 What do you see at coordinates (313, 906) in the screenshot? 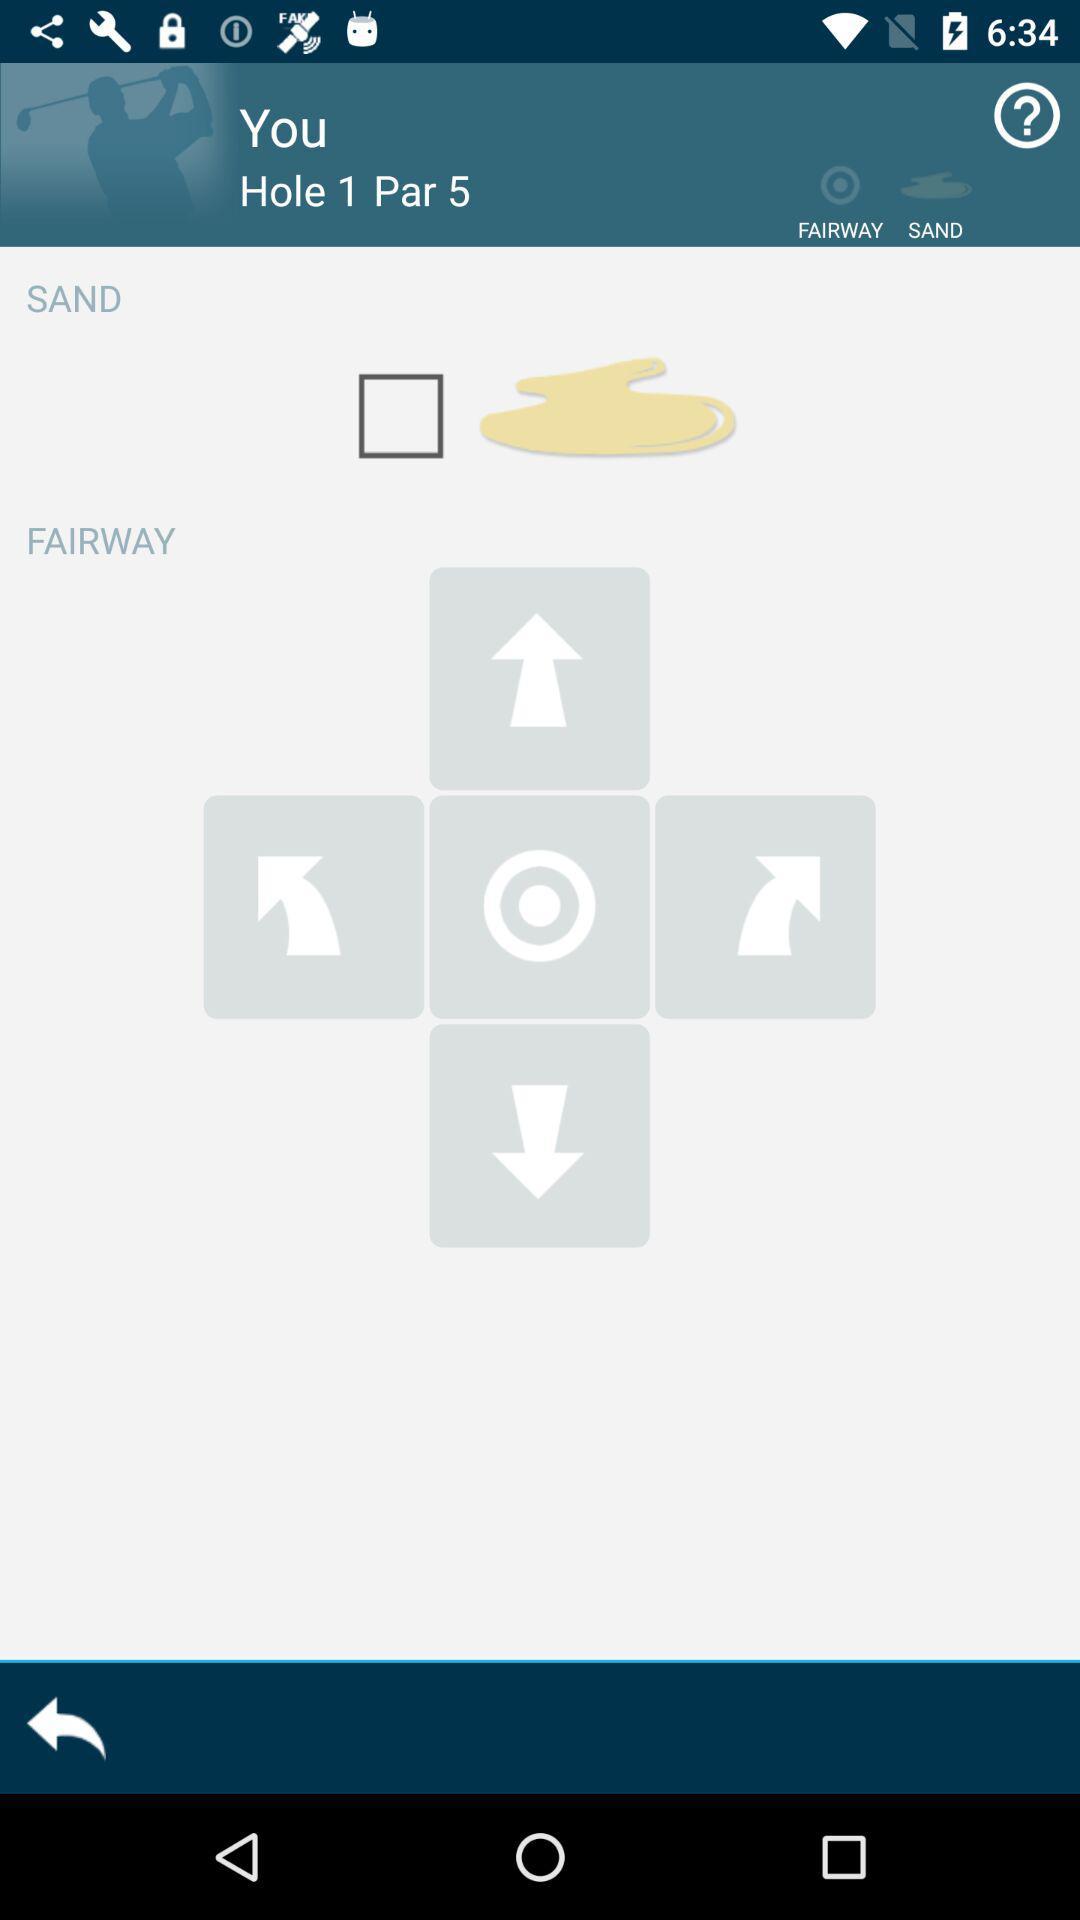
I see `putt left` at bounding box center [313, 906].